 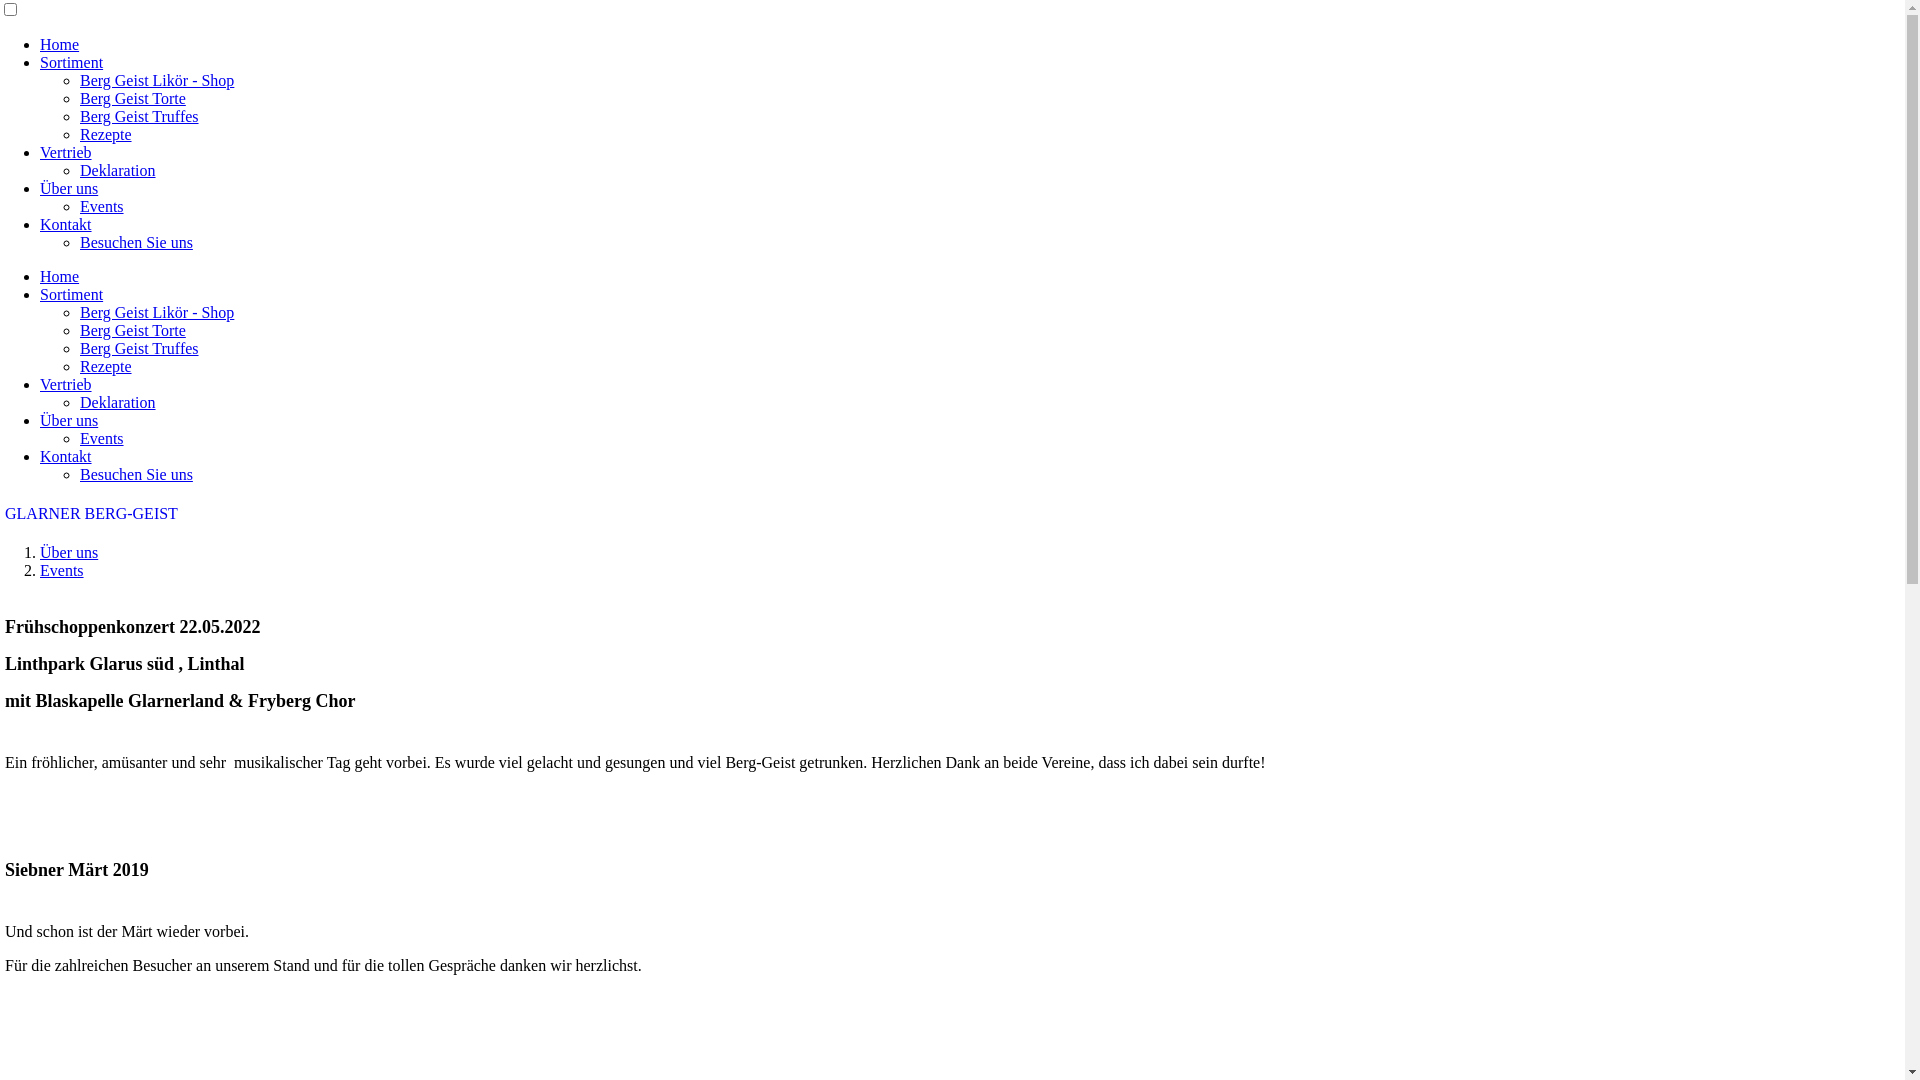 I want to click on 'Berg Geist Torte', so click(x=80, y=329).